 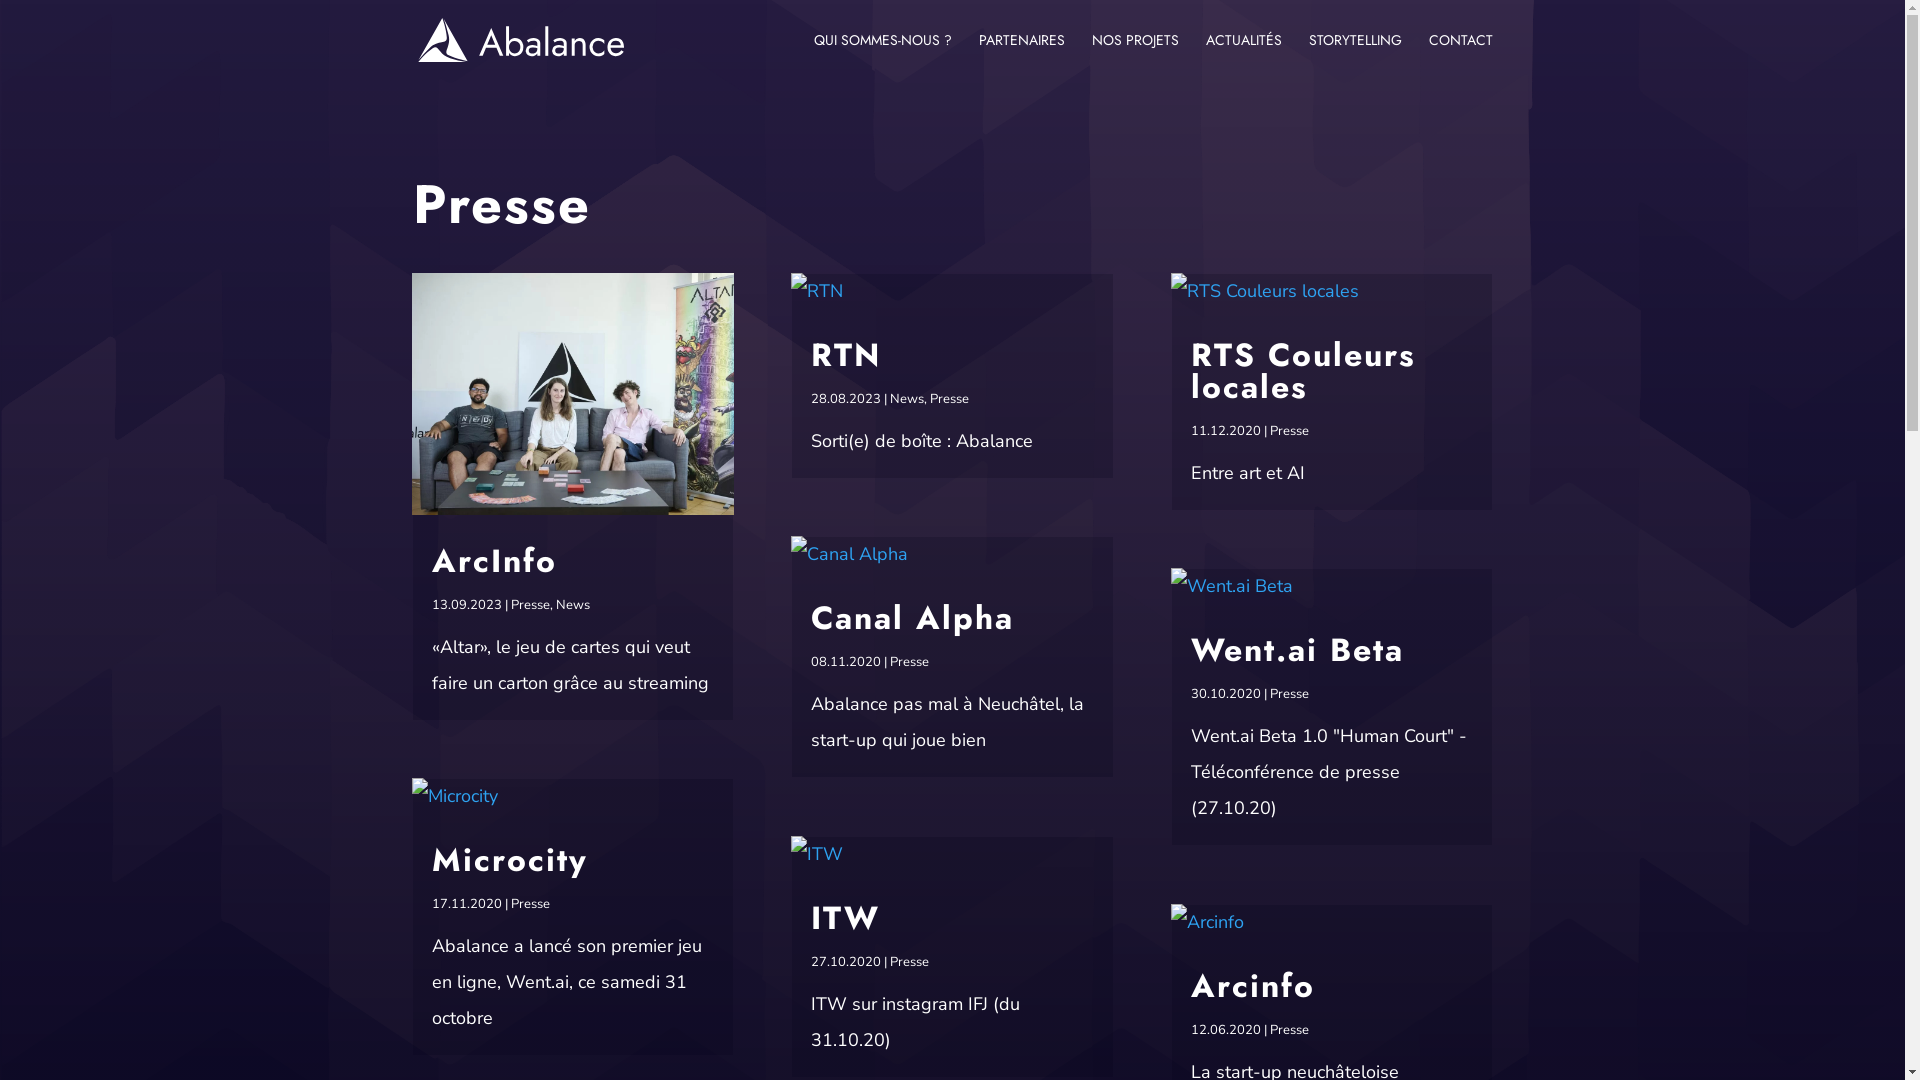 What do you see at coordinates (1459, 55) in the screenshot?
I see `'CONTACT'` at bounding box center [1459, 55].